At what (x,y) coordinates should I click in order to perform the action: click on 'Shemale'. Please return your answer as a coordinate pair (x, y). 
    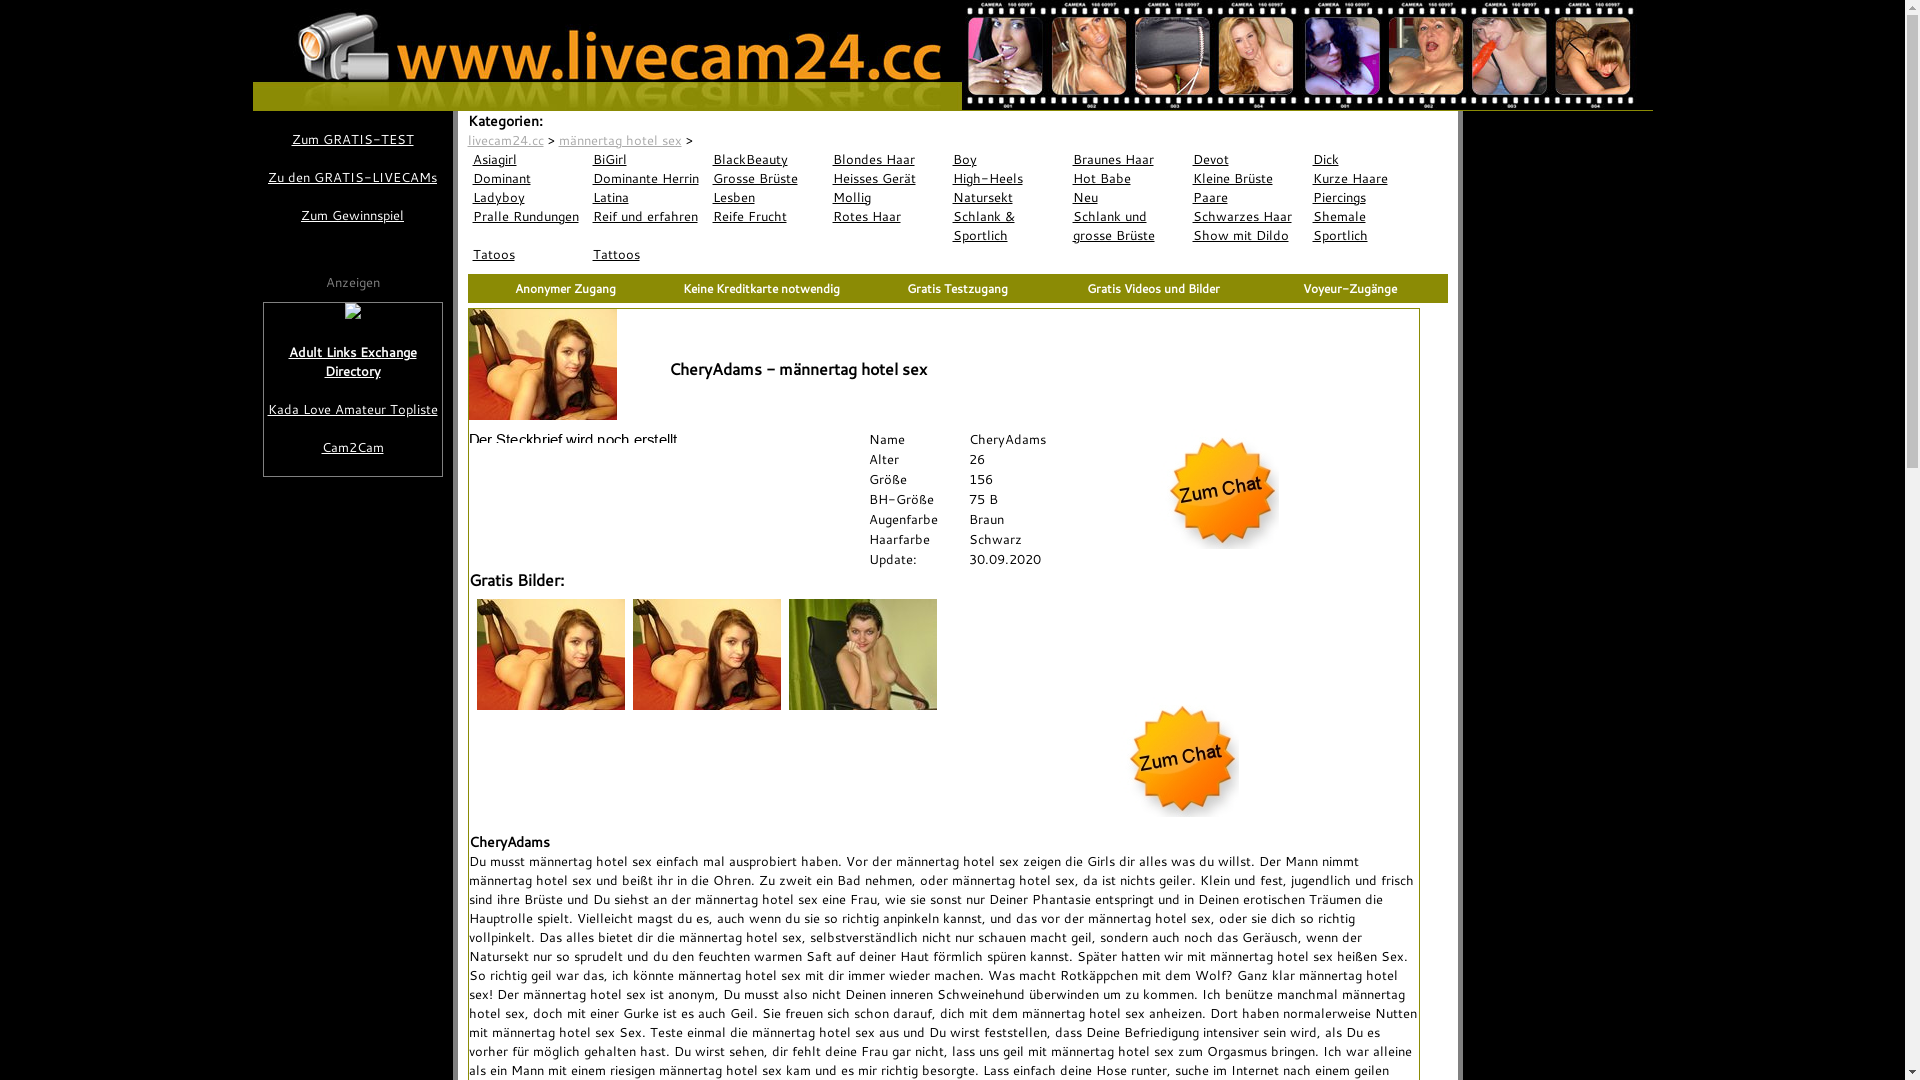
    Looking at the image, I should click on (1367, 216).